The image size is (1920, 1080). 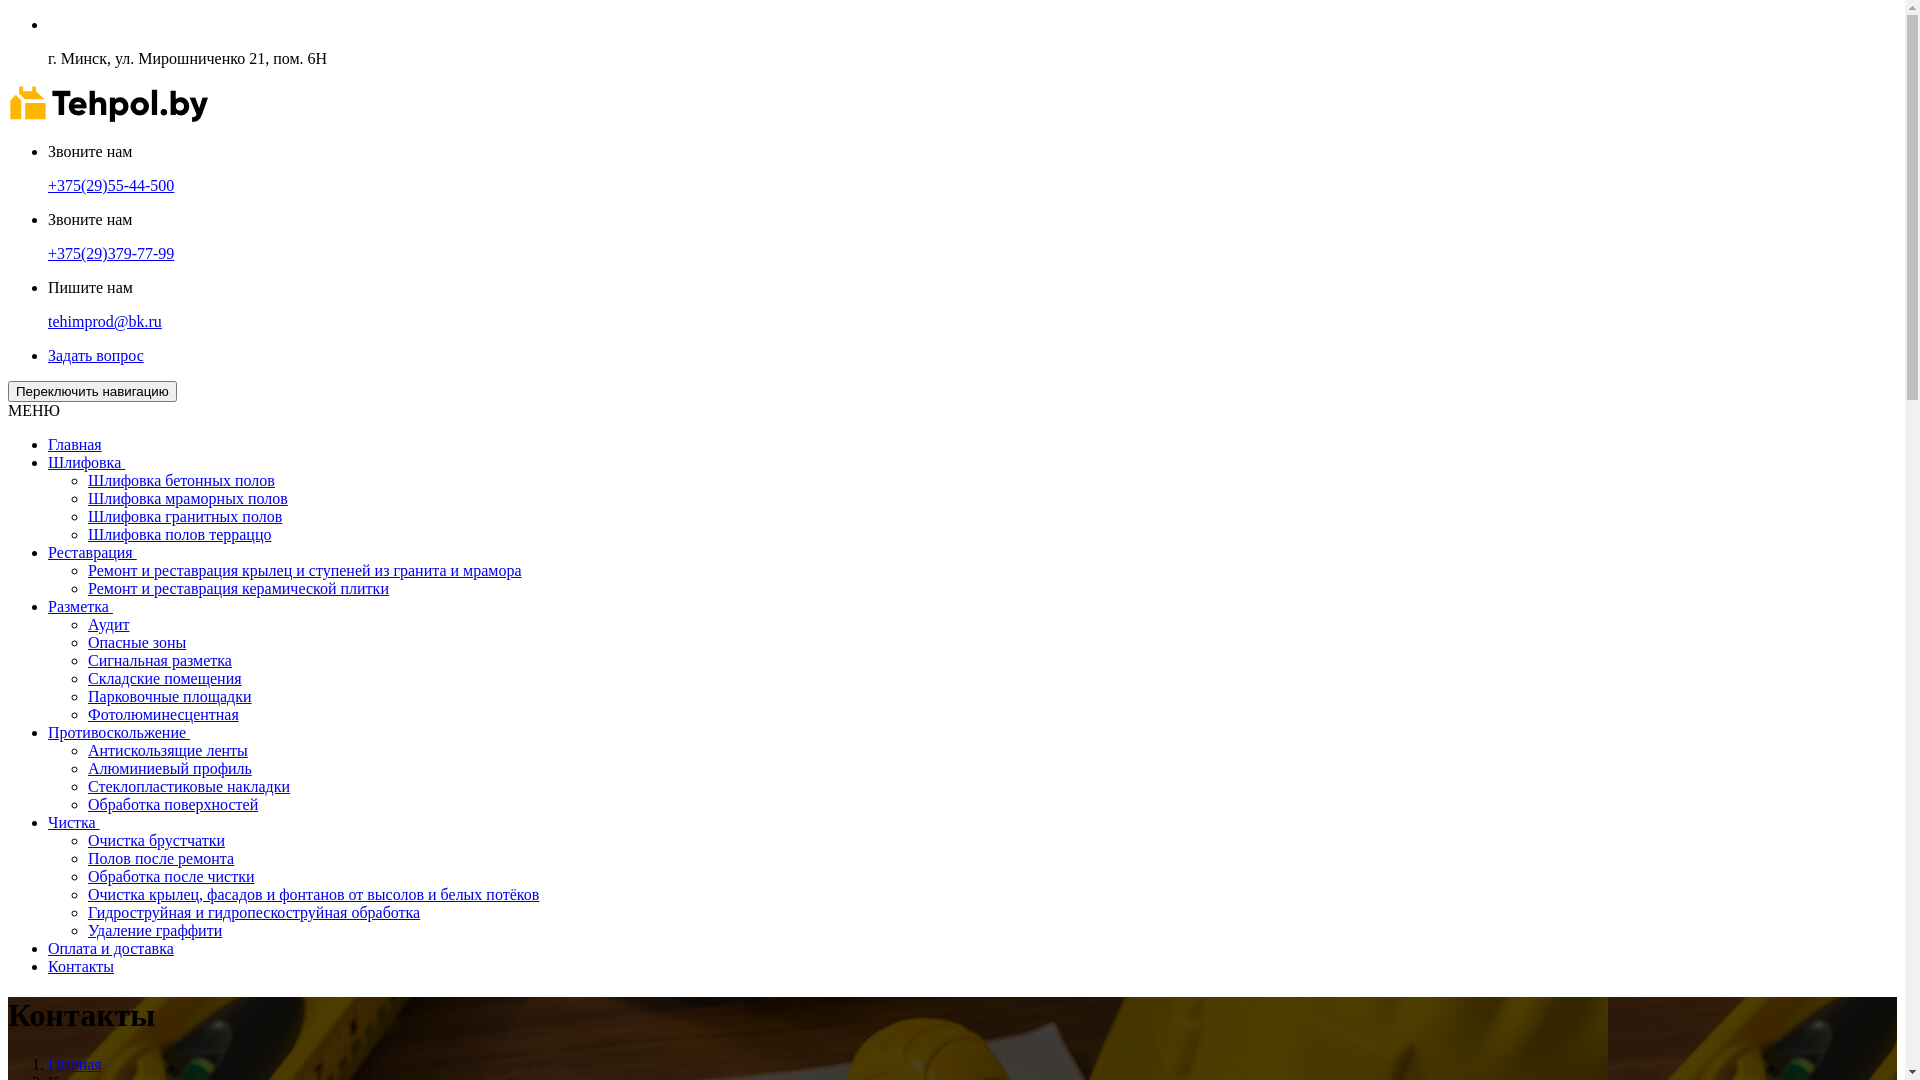 I want to click on '+375(29)379-77-99', so click(x=48, y=252).